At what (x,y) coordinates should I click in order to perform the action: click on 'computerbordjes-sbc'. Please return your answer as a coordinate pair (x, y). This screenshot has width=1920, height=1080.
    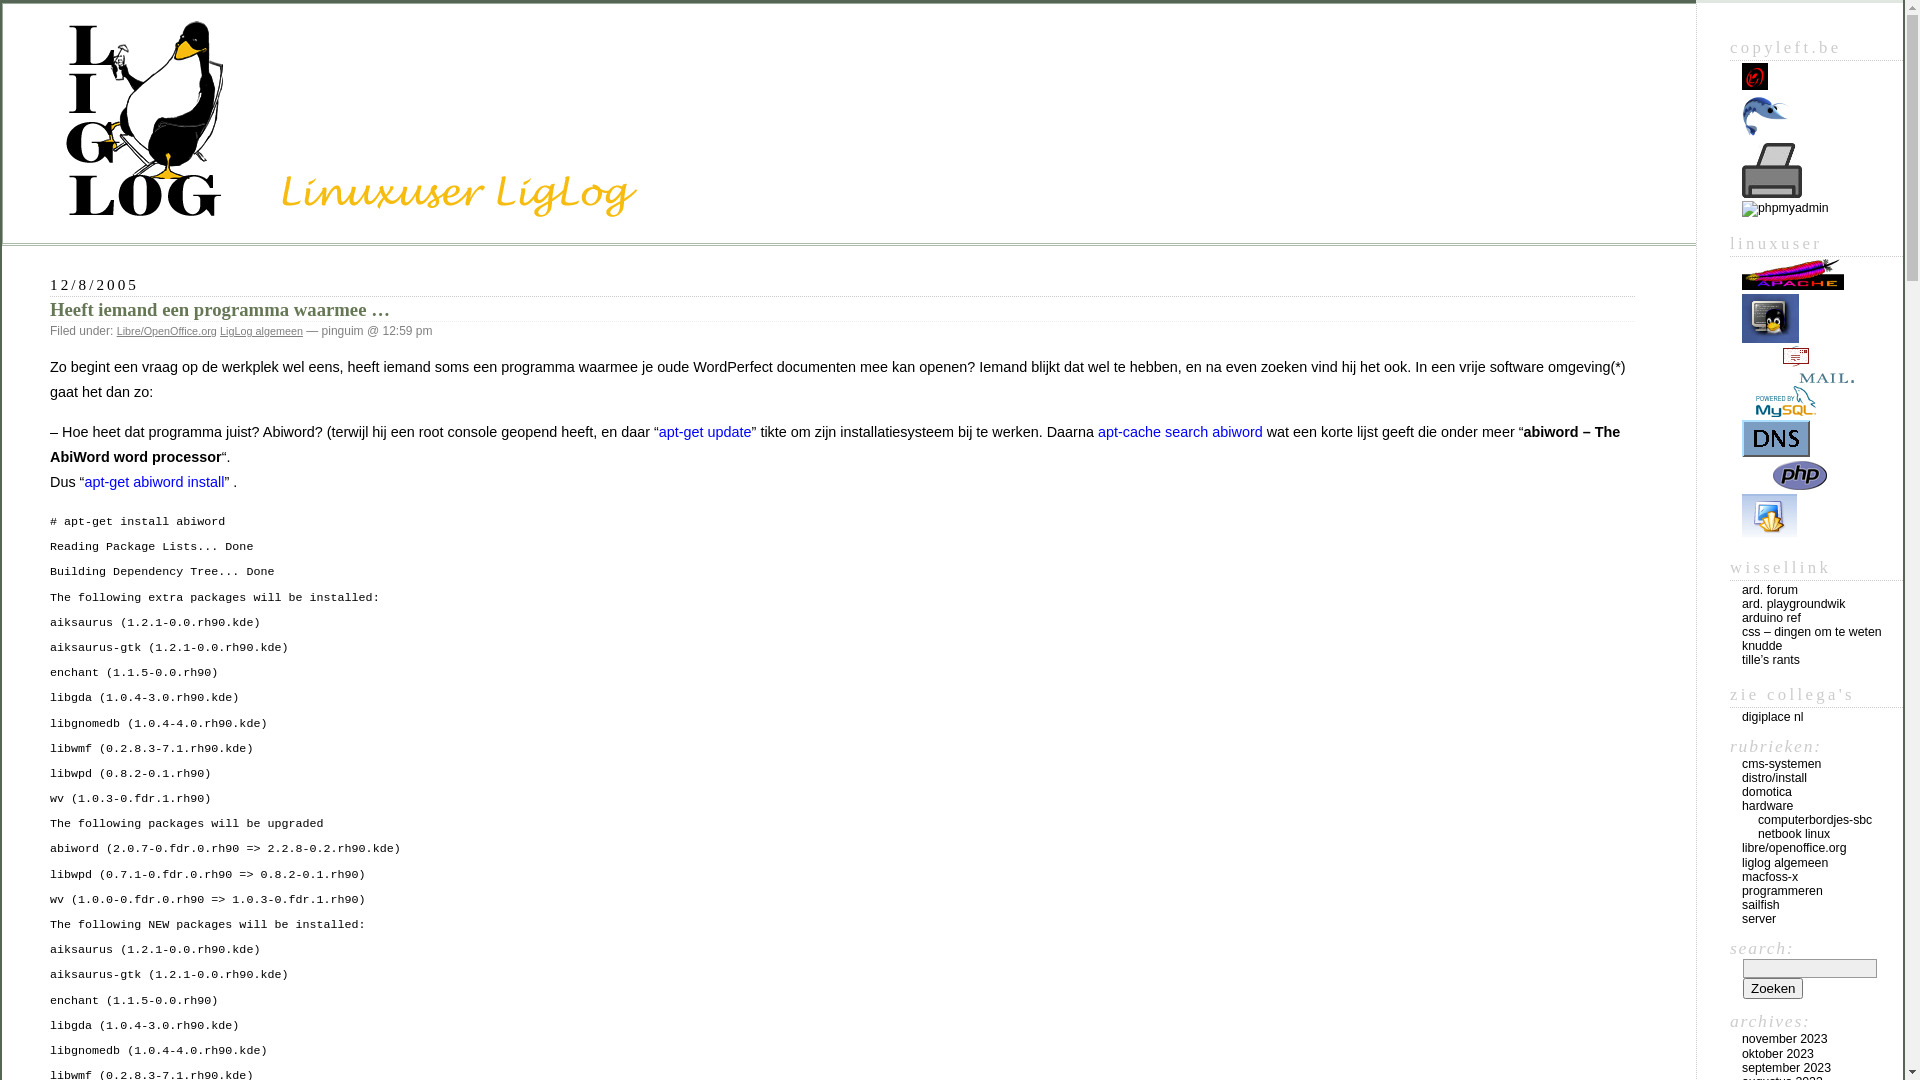
    Looking at the image, I should click on (1814, 820).